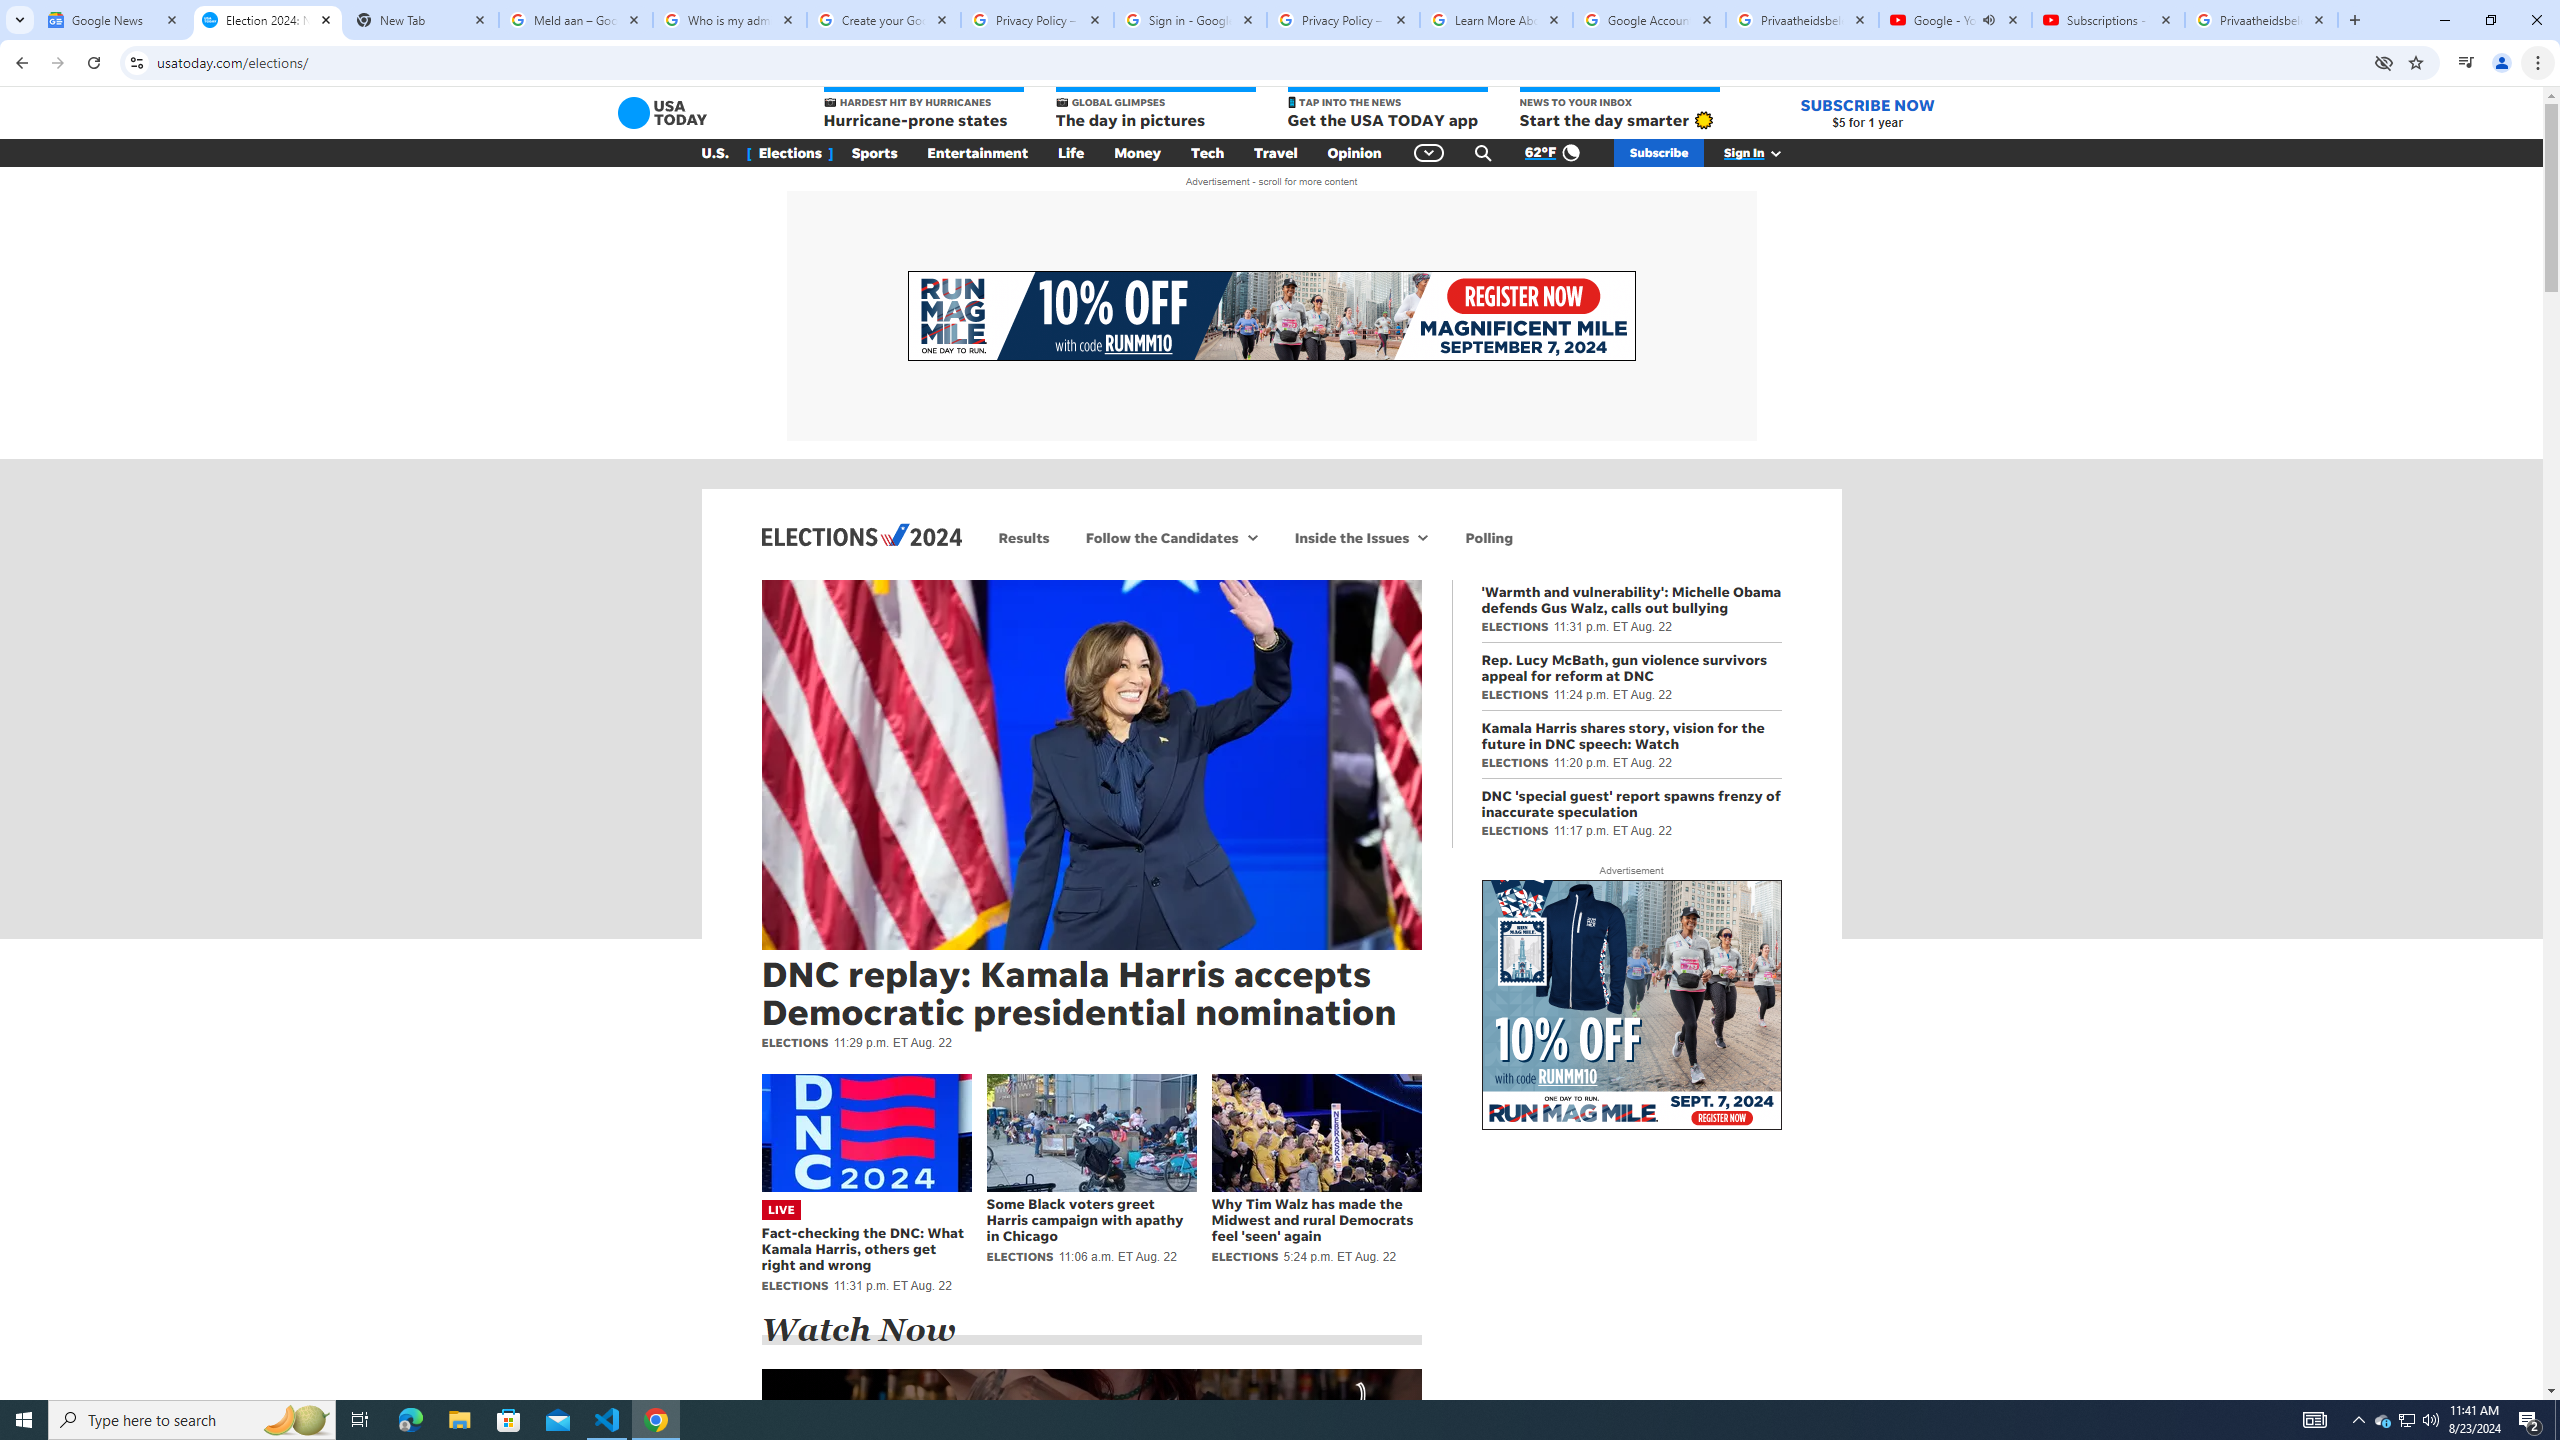  I want to click on 'Sign In', so click(1762, 153).